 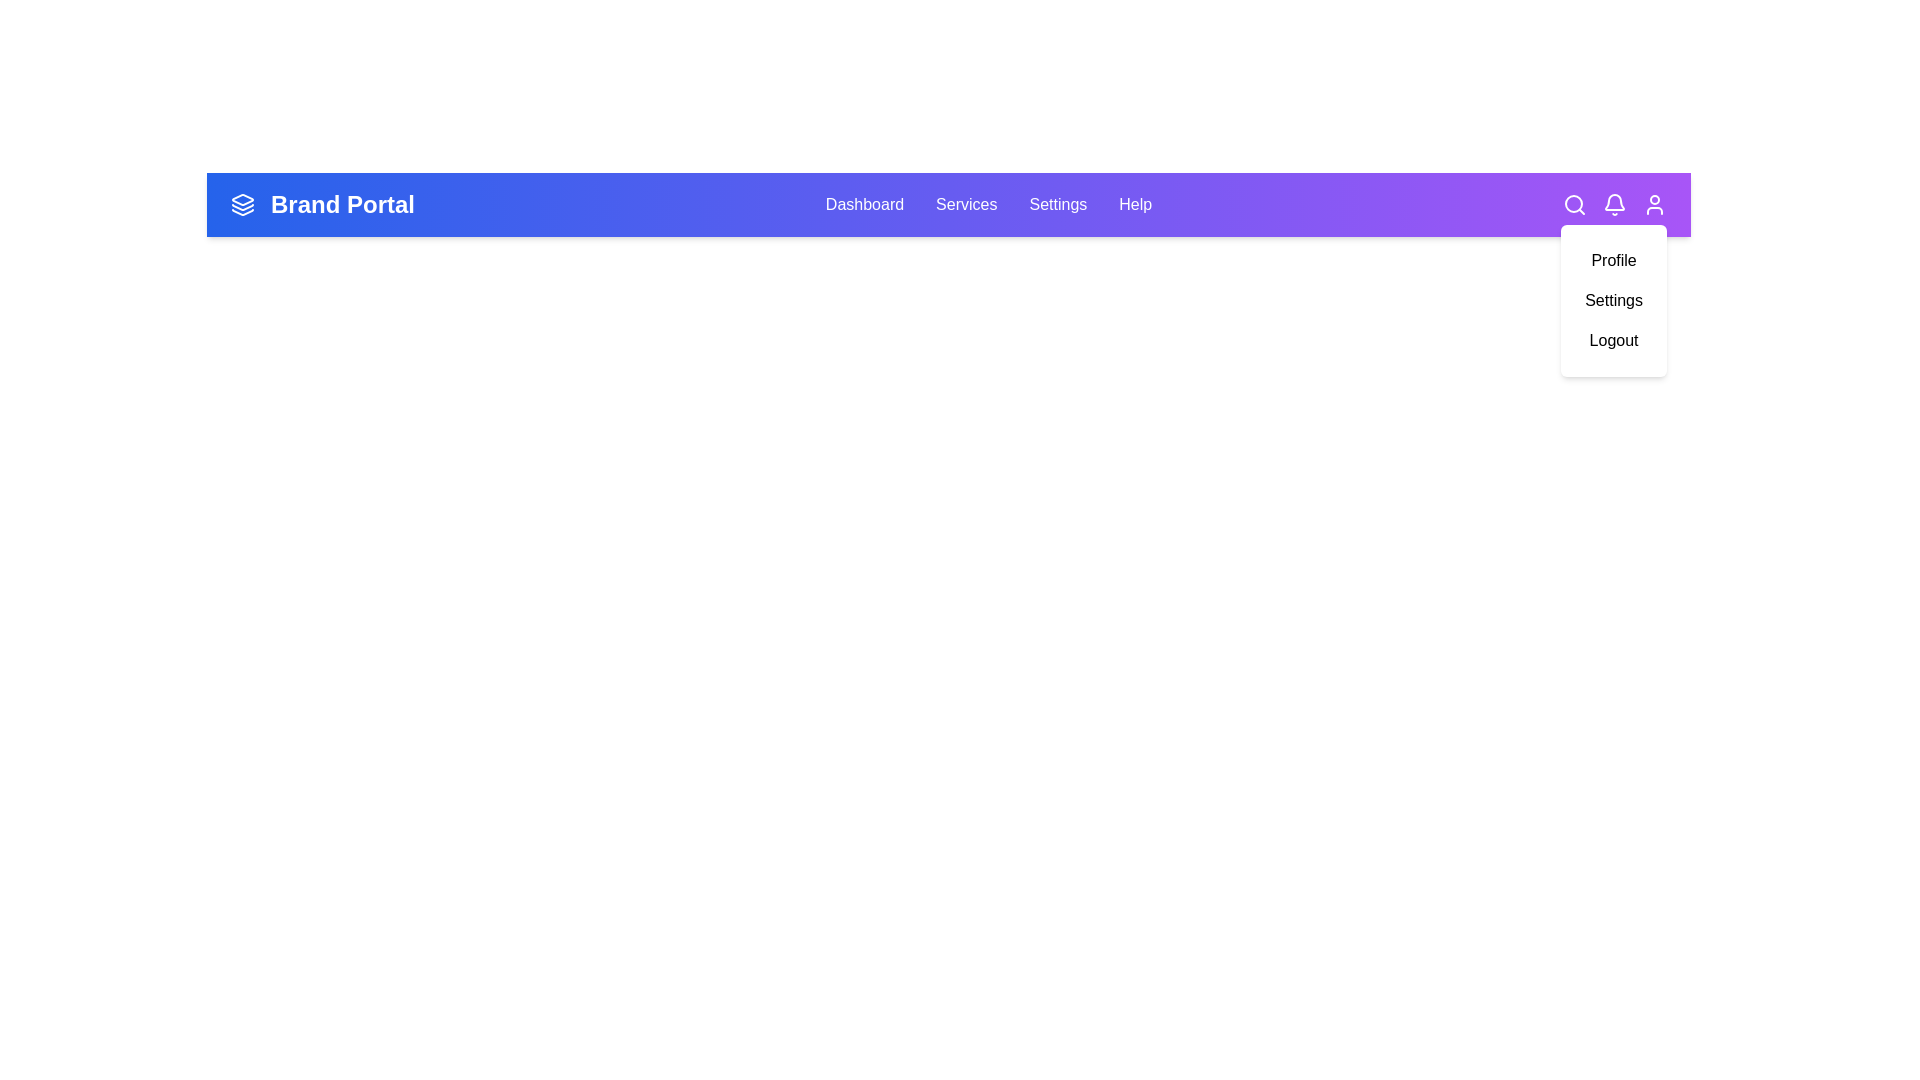 What do you see at coordinates (988, 204) in the screenshot?
I see `the Navigation Menu link located centrally in the navigation bar, which provides access to different sections or pages of the application` at bounding box center [988, 204].